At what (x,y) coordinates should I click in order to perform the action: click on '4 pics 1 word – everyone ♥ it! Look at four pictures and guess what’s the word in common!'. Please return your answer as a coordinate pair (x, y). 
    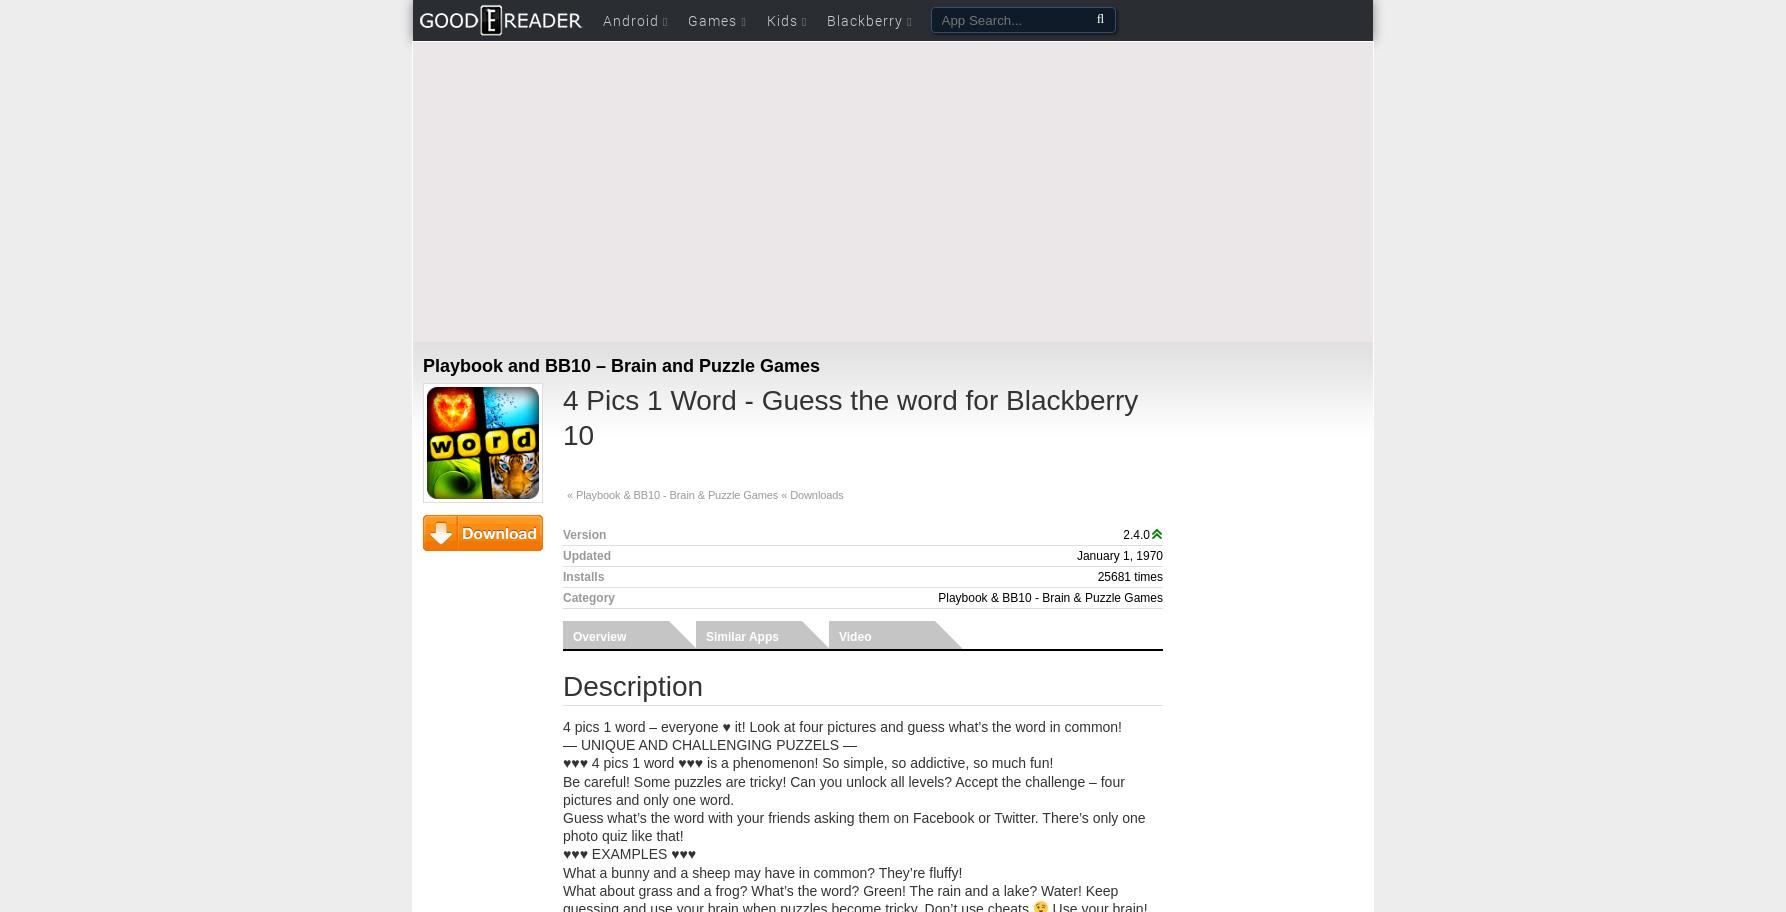
    Looking at the image, I should click on (841, 725).